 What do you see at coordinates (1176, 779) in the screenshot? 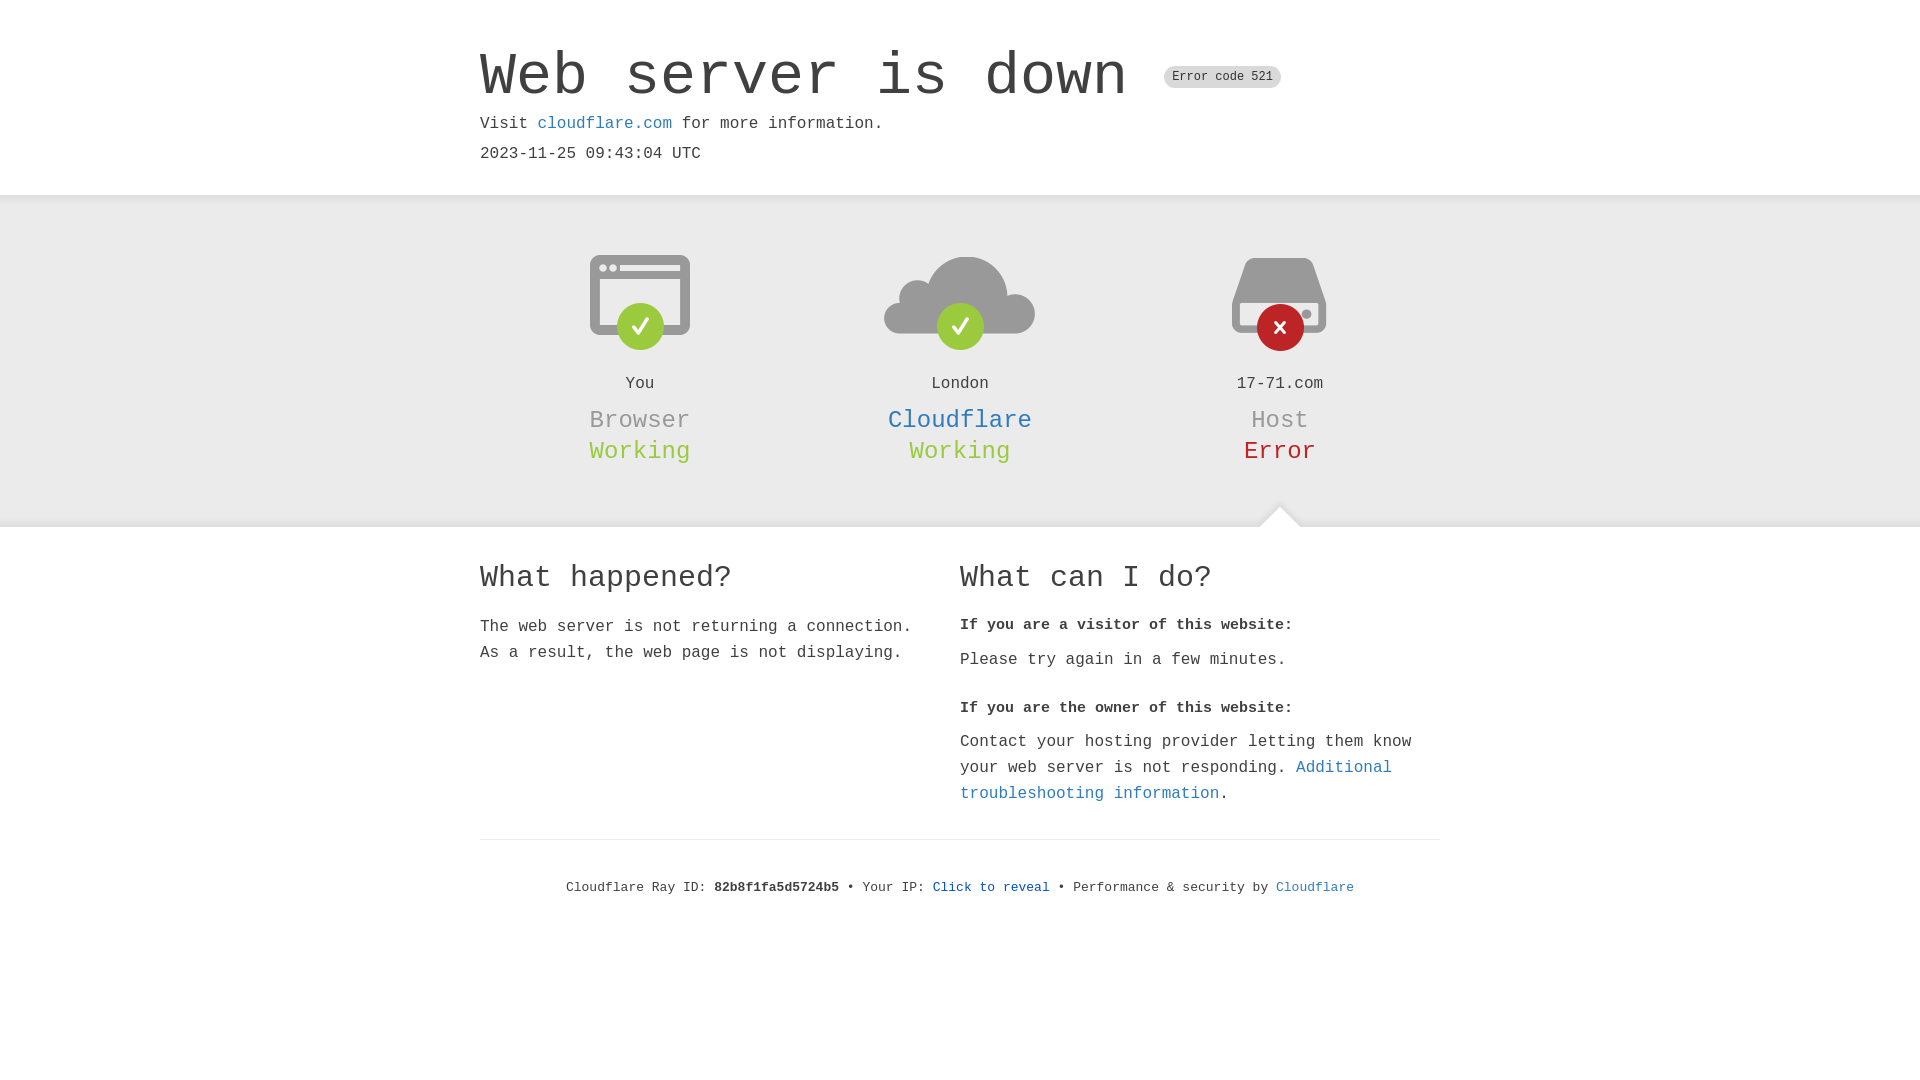
I see `'Additional troubleshooting information'` at bounding box center [1176, 779].